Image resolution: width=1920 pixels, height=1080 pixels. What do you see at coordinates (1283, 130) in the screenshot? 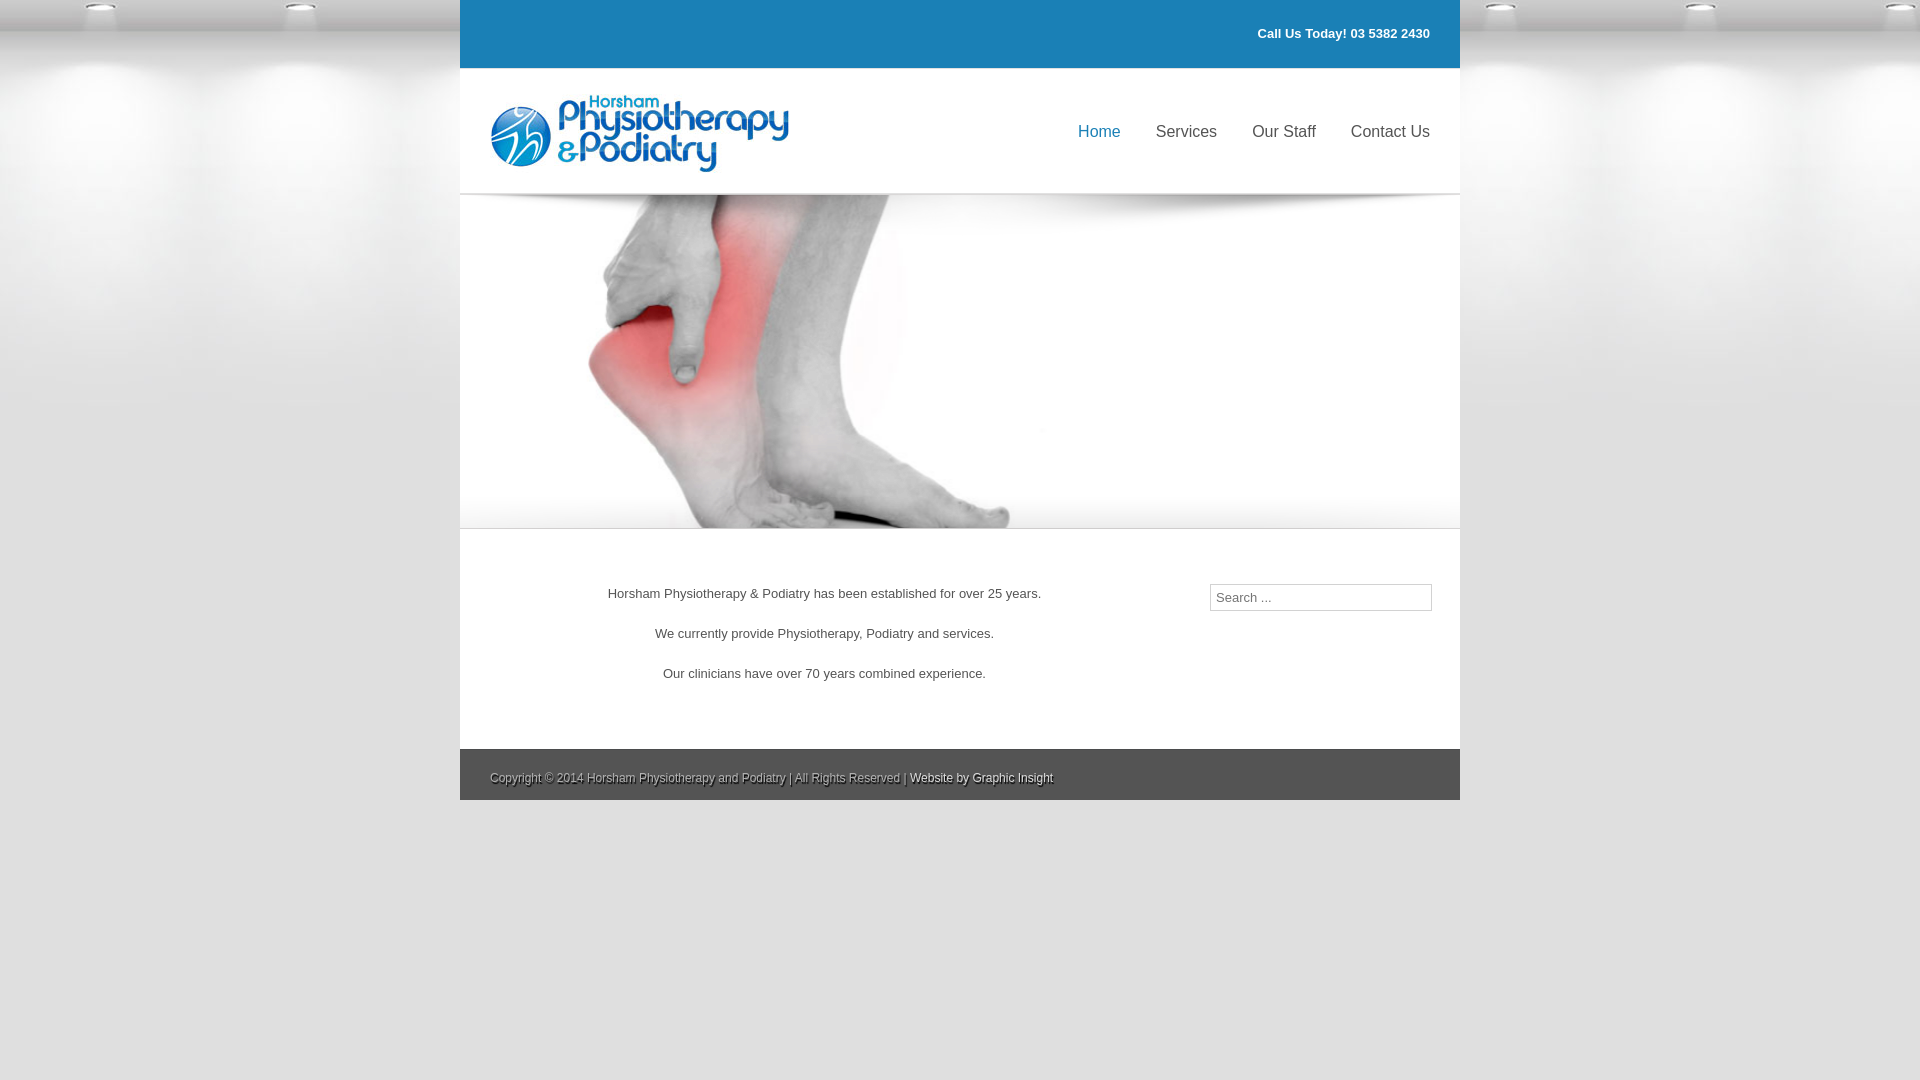
I see `'Our Staff'` at bounding box center [1283, 130].